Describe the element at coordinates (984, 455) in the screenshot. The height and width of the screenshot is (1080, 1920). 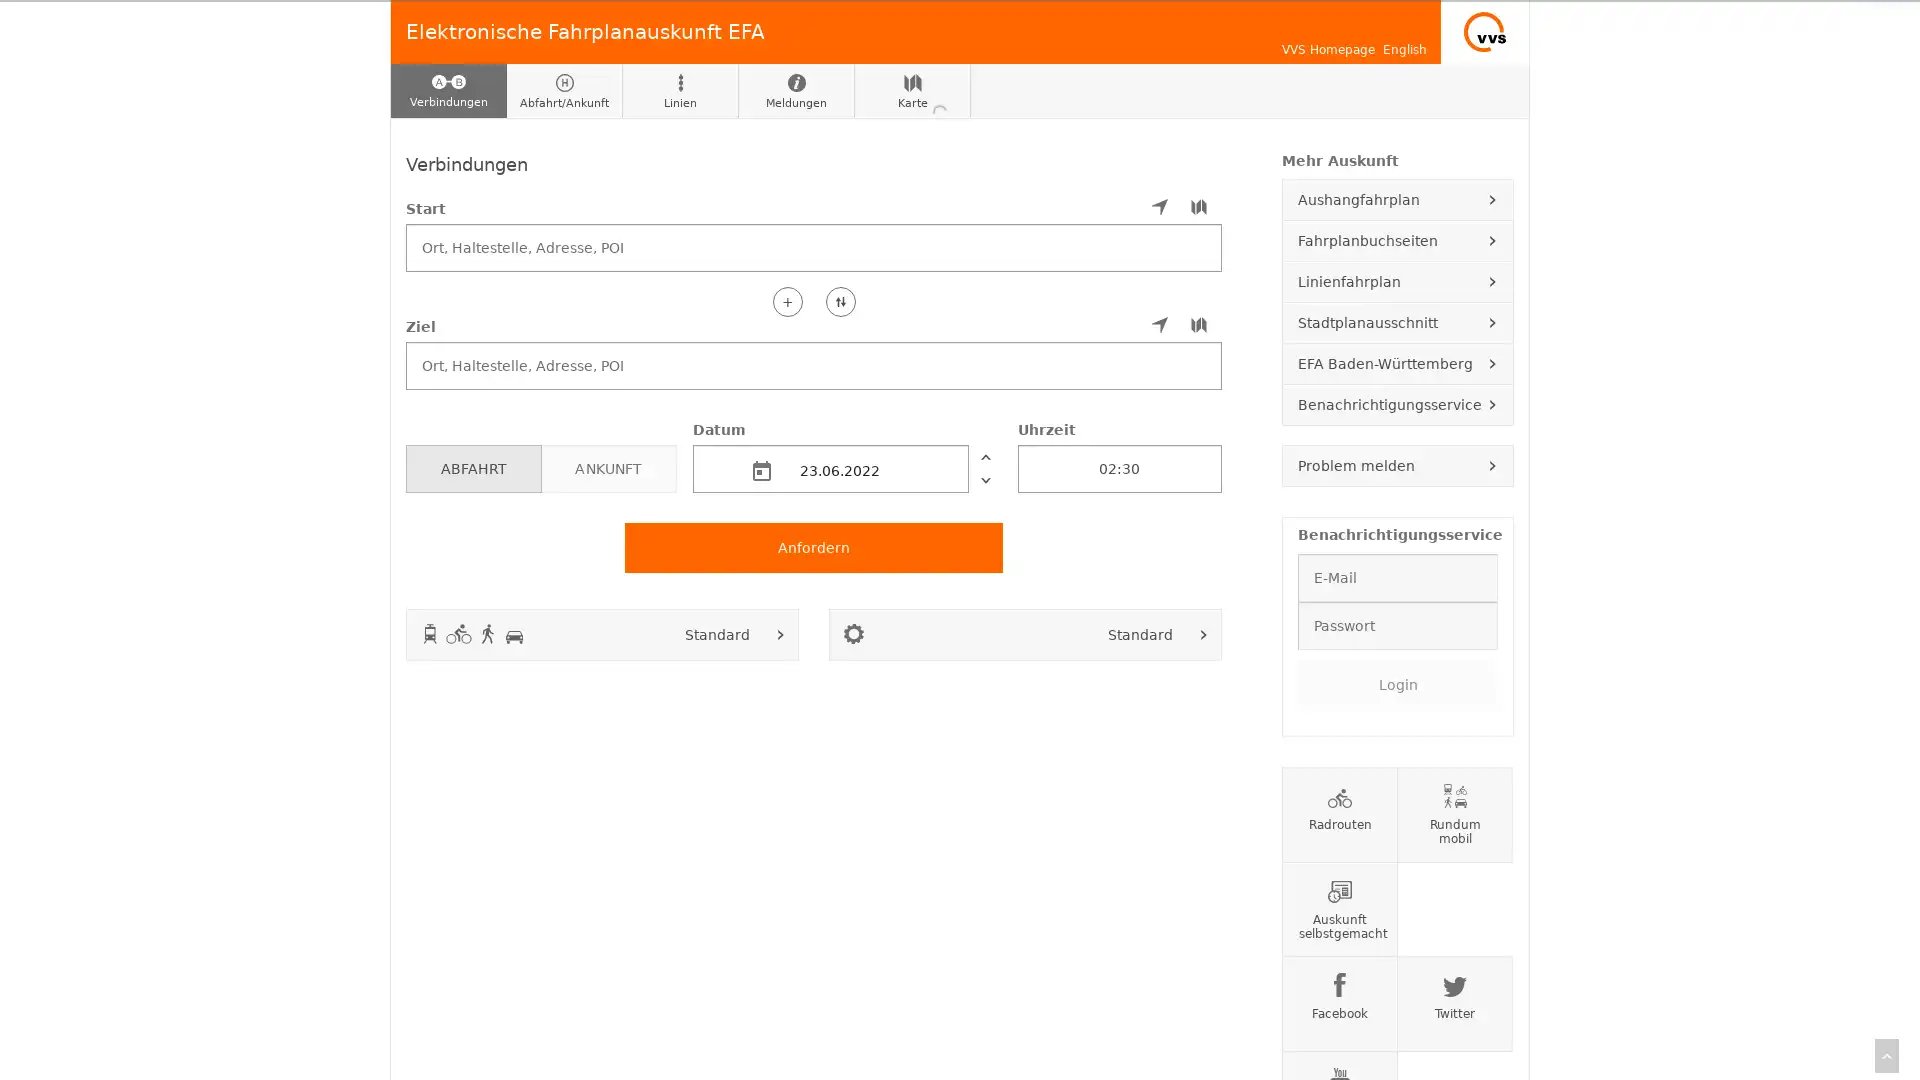
I see `vorher` at that location.